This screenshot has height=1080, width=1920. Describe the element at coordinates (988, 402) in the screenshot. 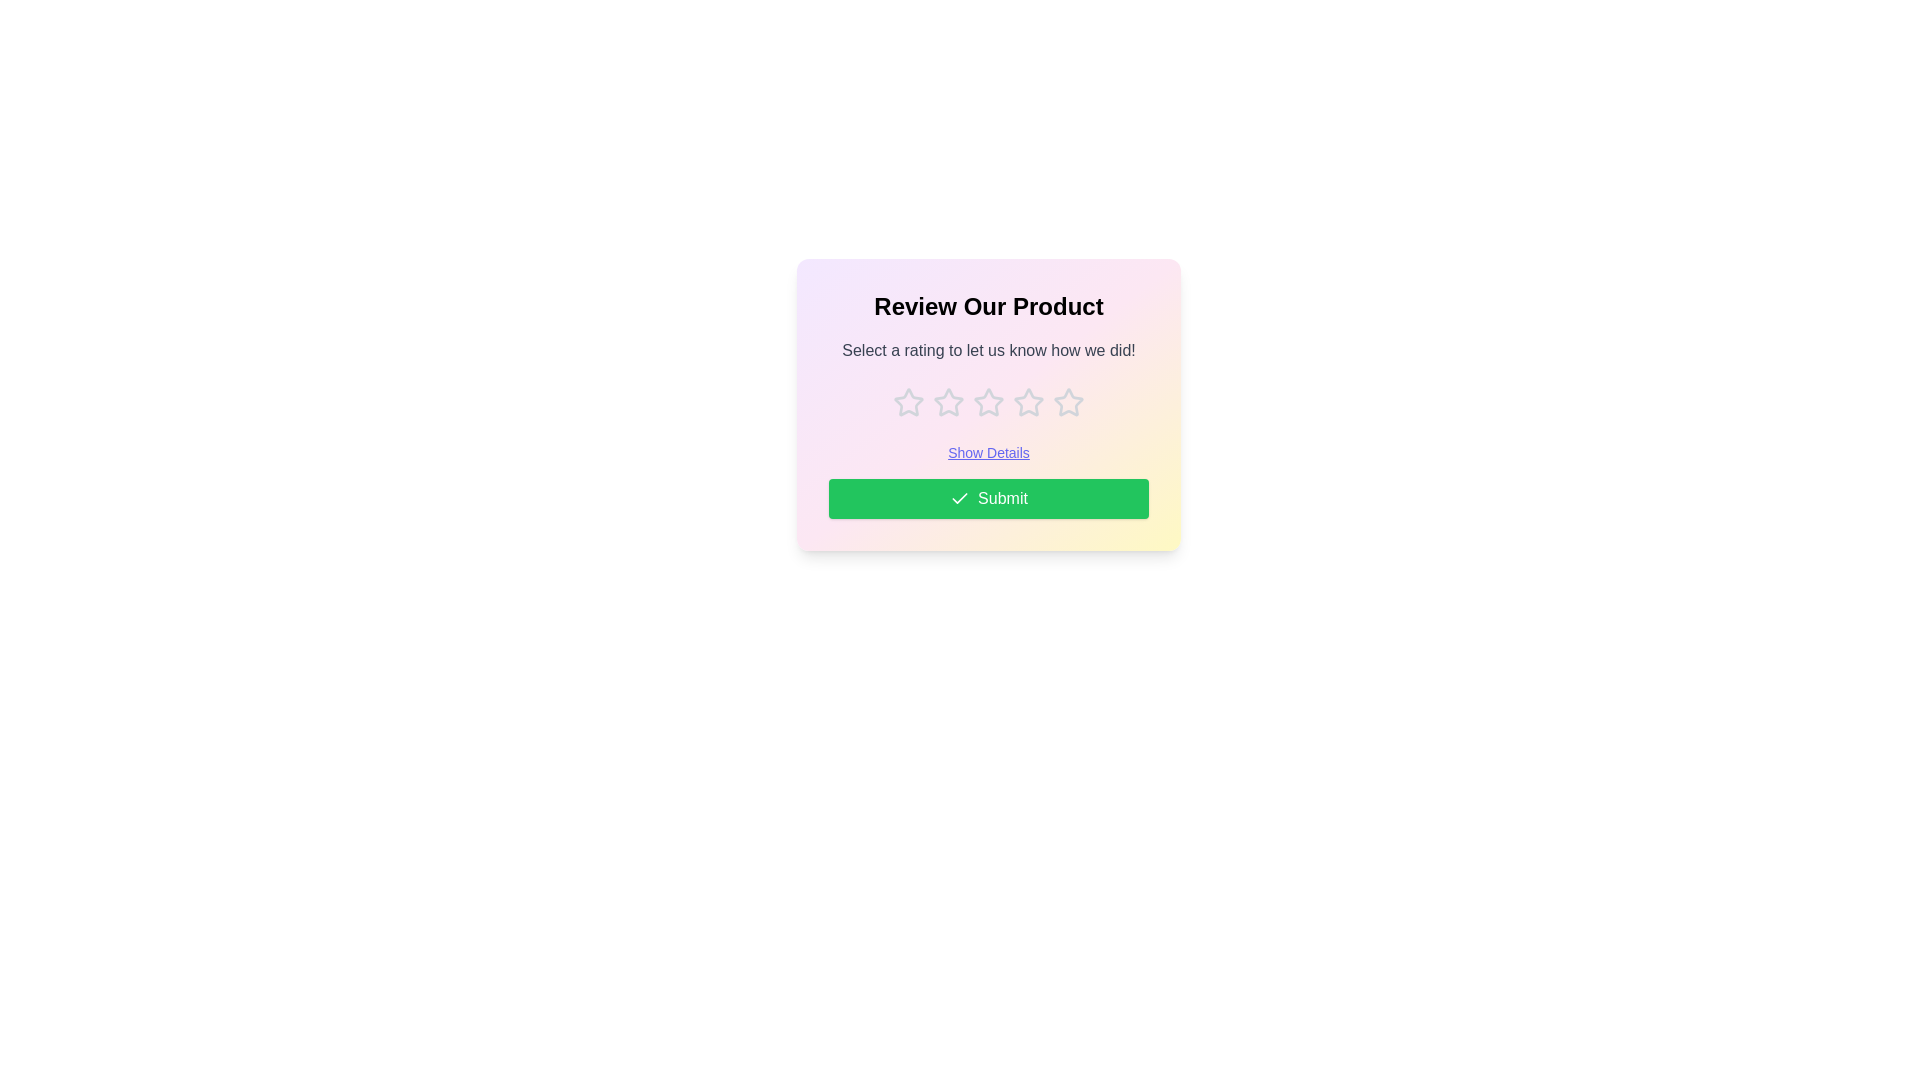

I see `the rating to 3 stars by clicking on the corresponding star` at that location.